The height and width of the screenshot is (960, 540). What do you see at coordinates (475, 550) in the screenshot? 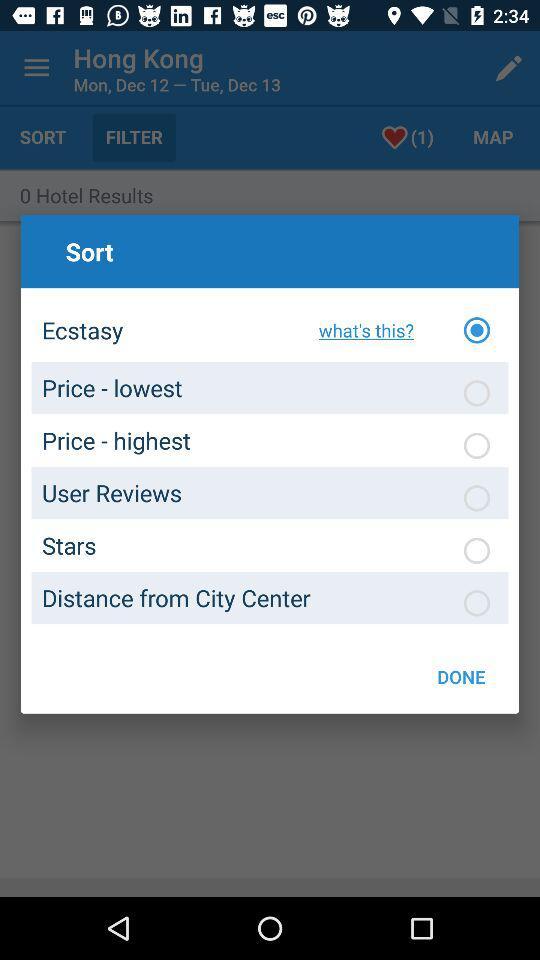
I see `selective symbol` at bounding box center [475, 550].